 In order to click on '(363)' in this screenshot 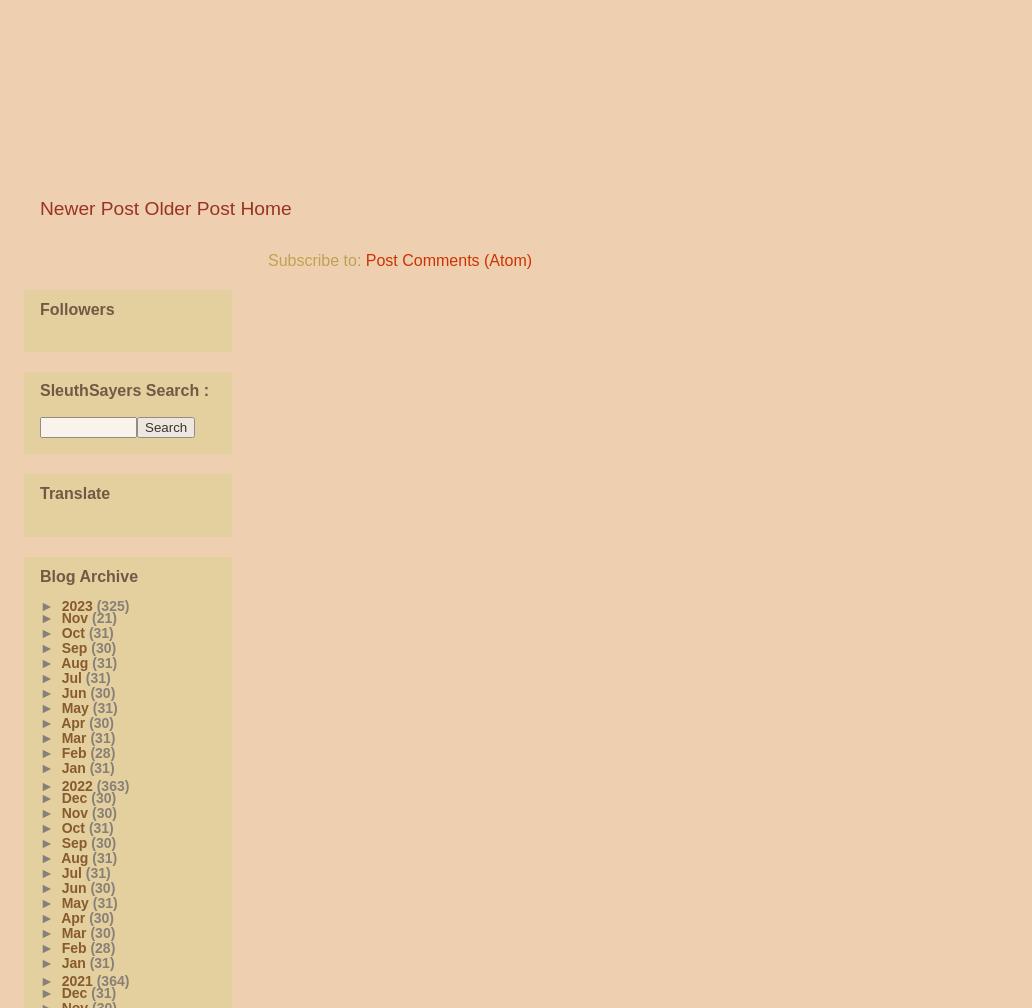, I will do `click(112, 786)`.